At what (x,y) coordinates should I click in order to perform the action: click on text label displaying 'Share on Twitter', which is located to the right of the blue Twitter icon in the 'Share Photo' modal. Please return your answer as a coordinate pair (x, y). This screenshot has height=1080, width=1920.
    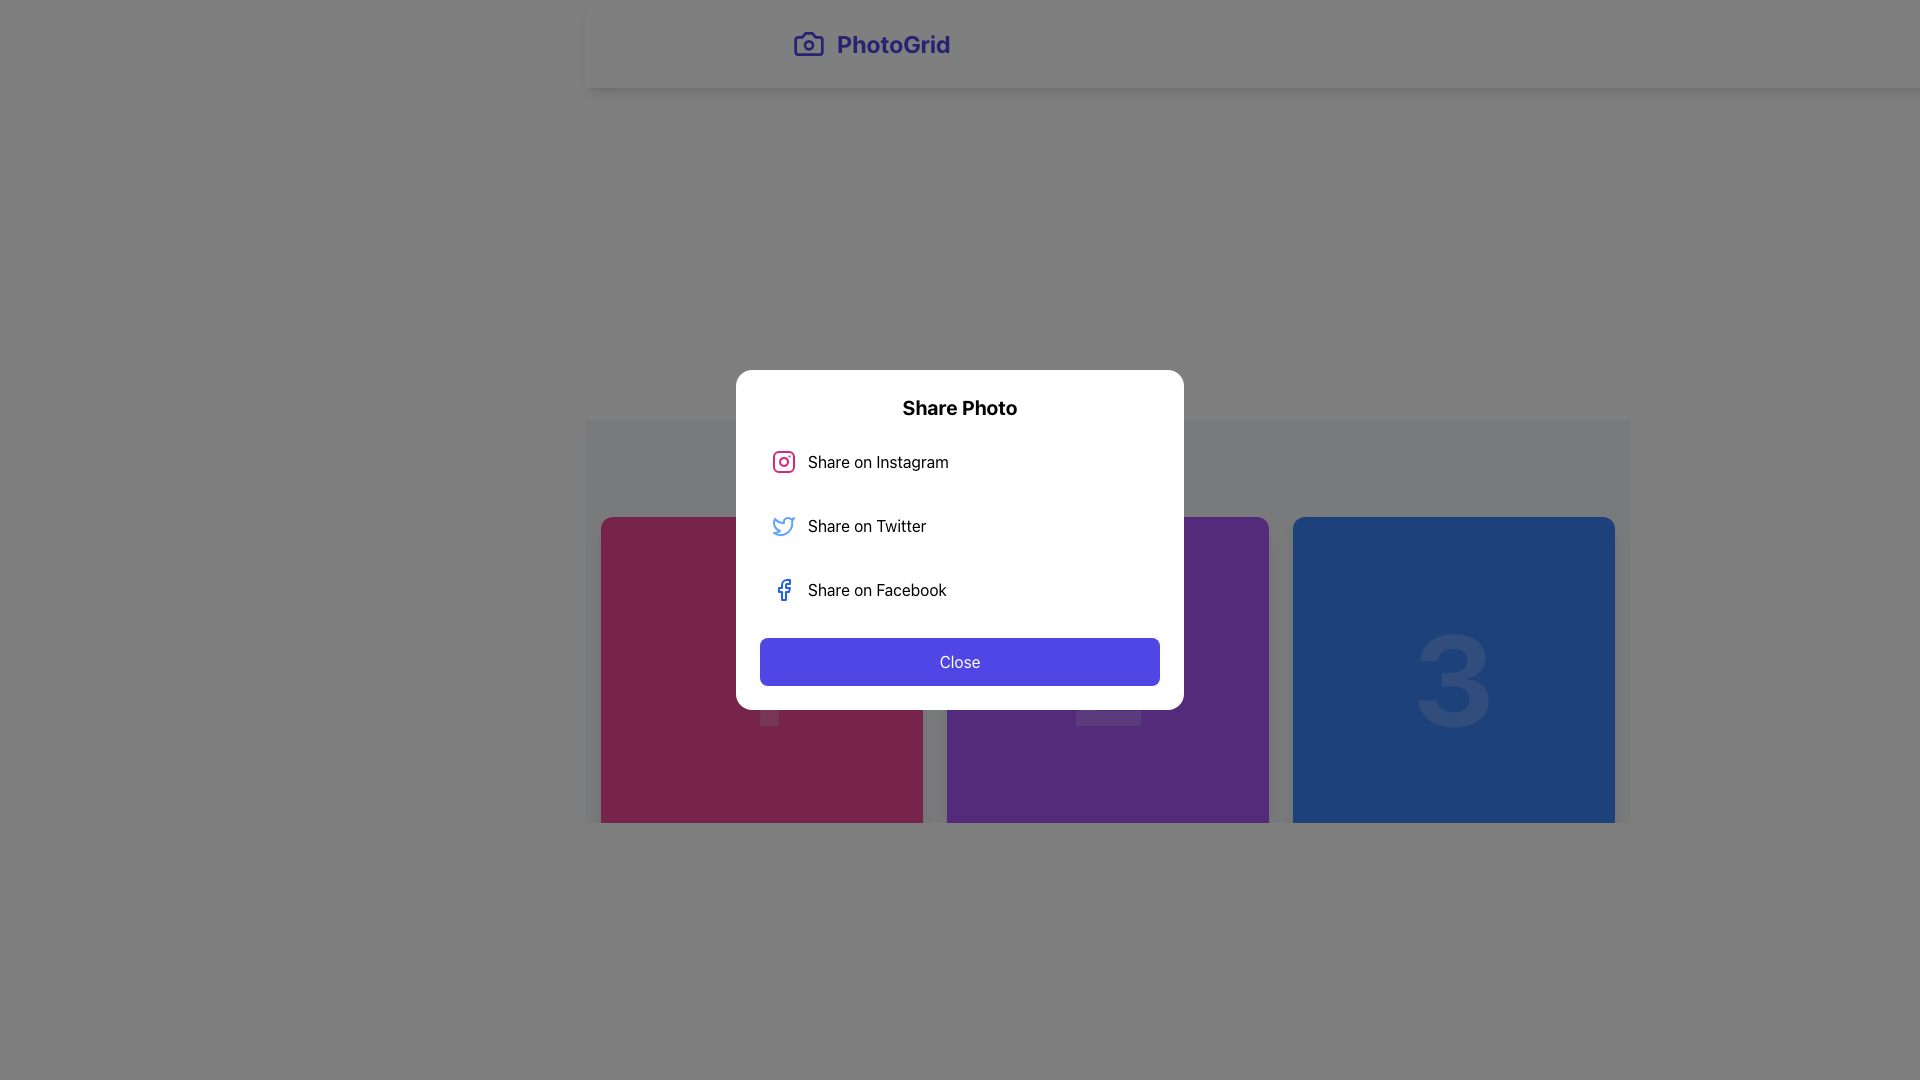
    Looking at the image, I should click on (867, 524).